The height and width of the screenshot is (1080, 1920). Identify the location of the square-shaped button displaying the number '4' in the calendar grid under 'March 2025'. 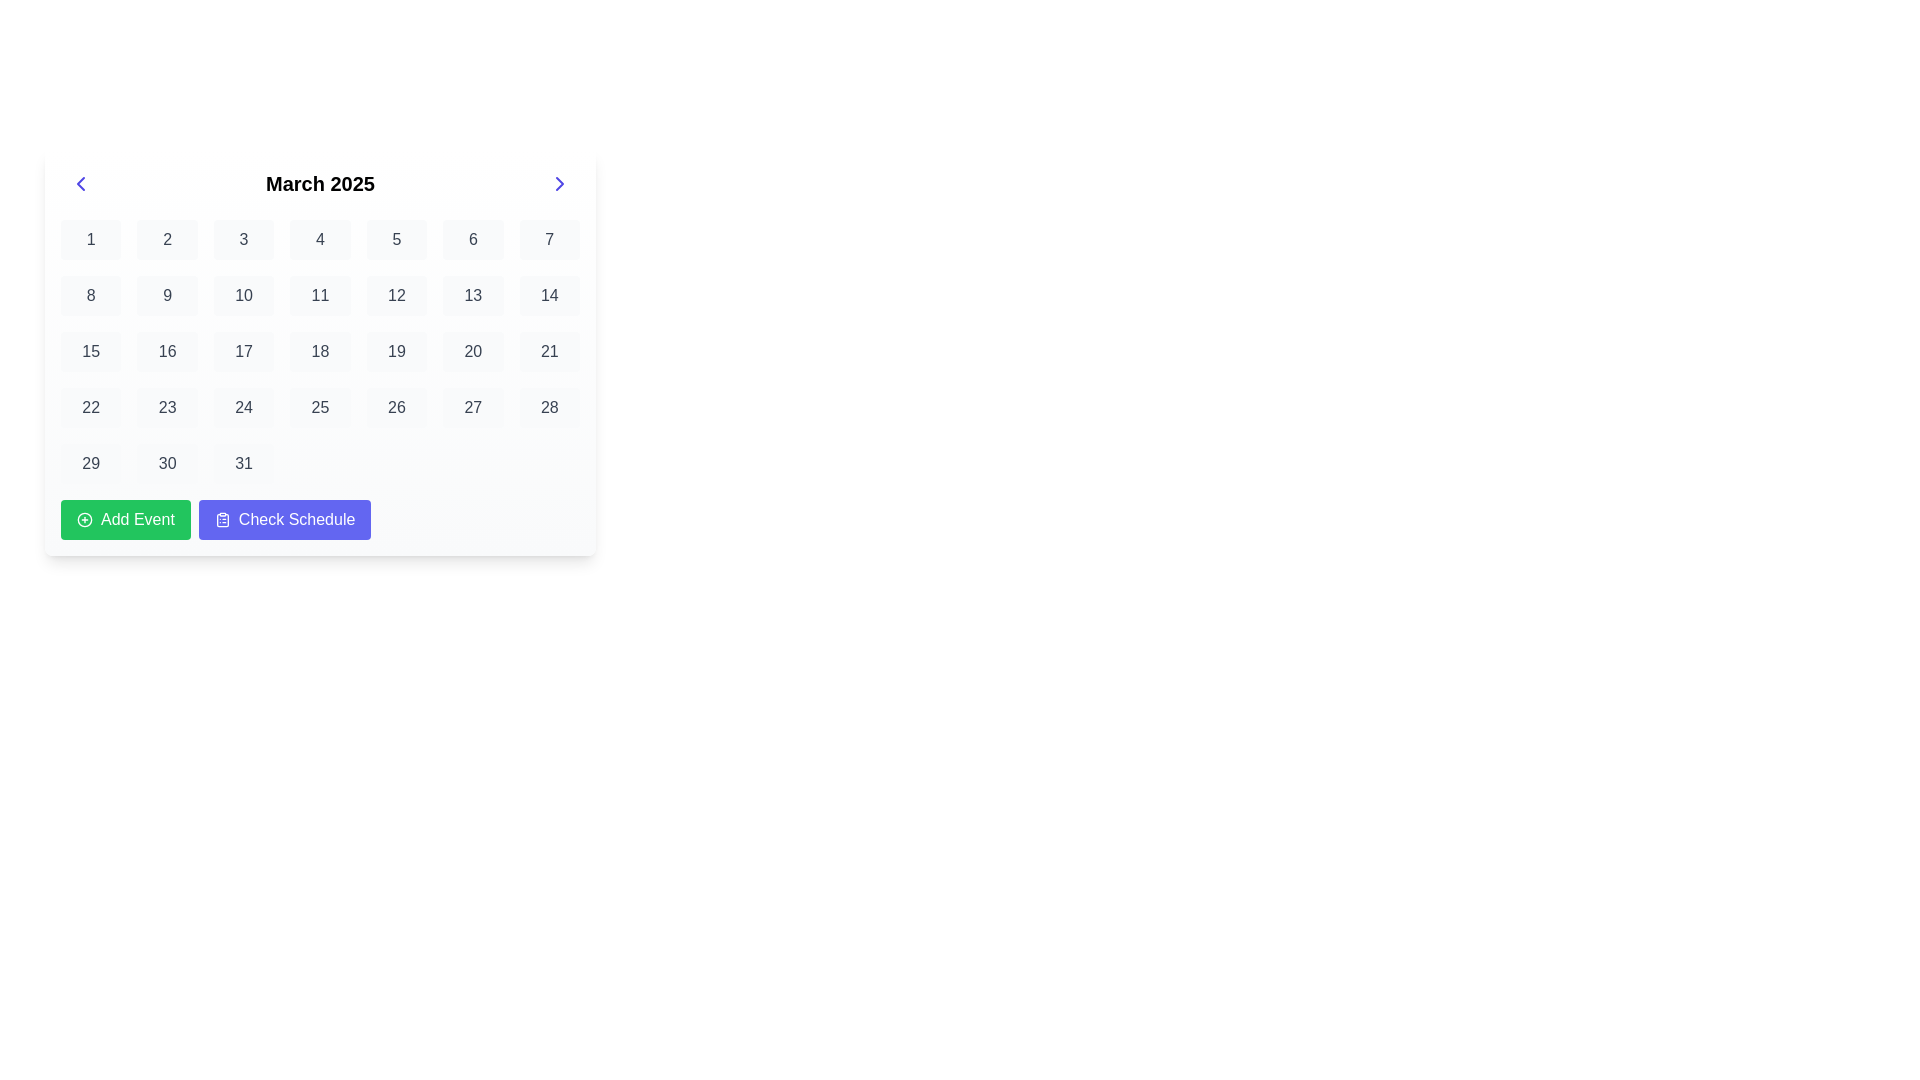
(320, 238).